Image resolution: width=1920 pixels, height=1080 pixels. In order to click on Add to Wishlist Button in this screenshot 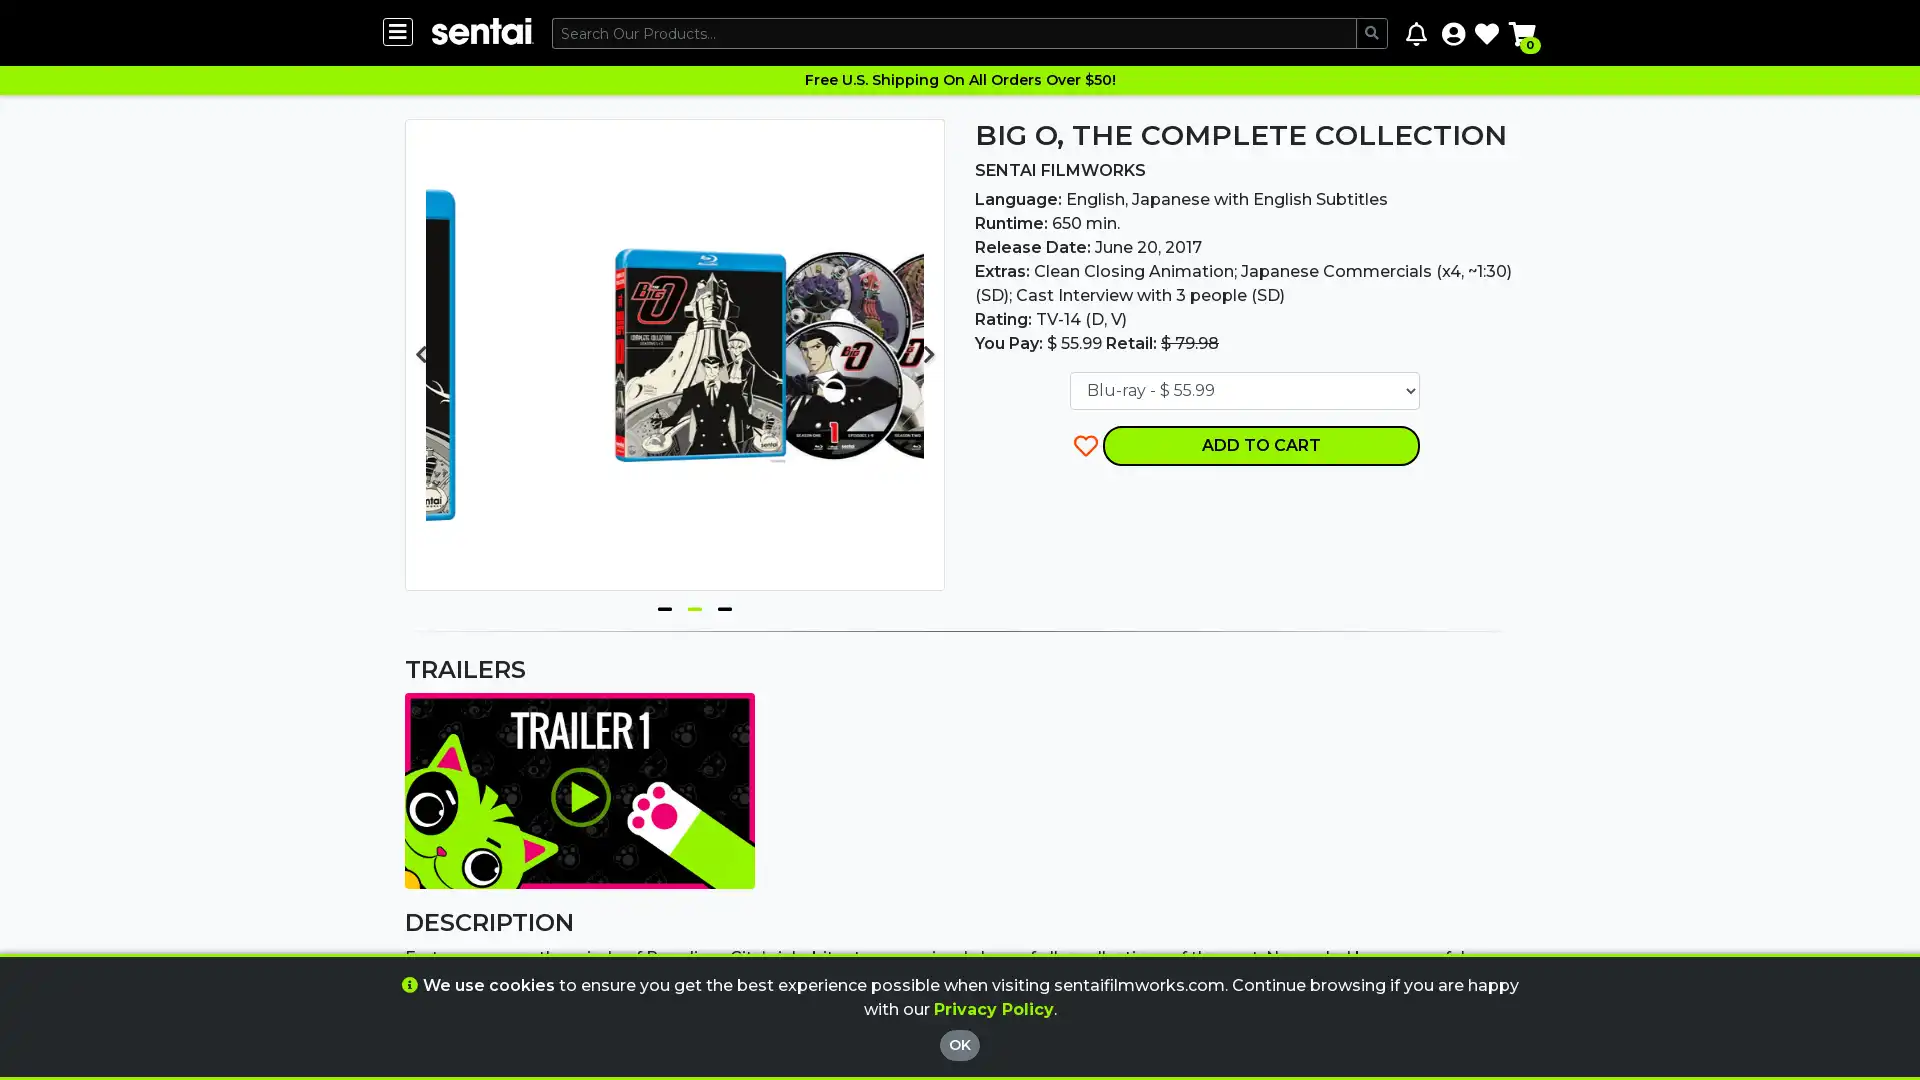, I will do `click(1085, 443)`.